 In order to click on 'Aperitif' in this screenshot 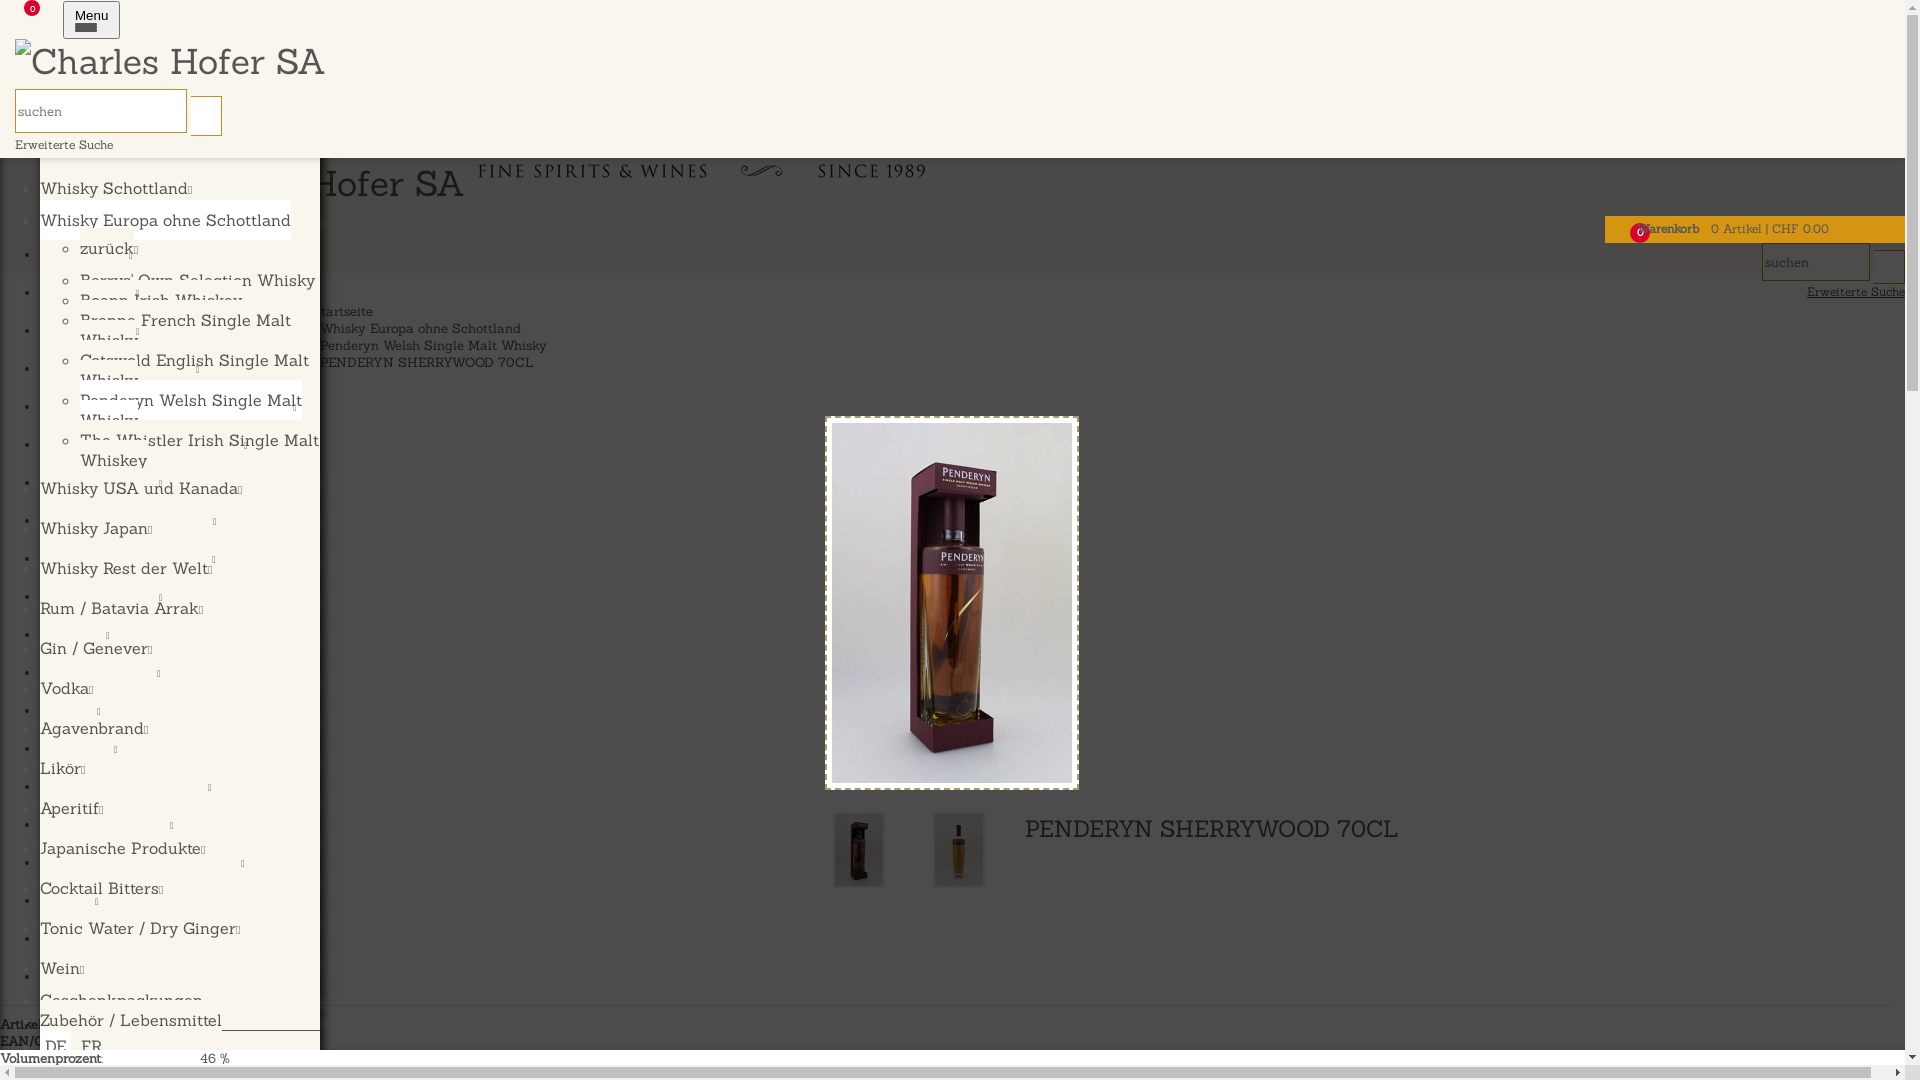, I will do `click(71, 806)`.